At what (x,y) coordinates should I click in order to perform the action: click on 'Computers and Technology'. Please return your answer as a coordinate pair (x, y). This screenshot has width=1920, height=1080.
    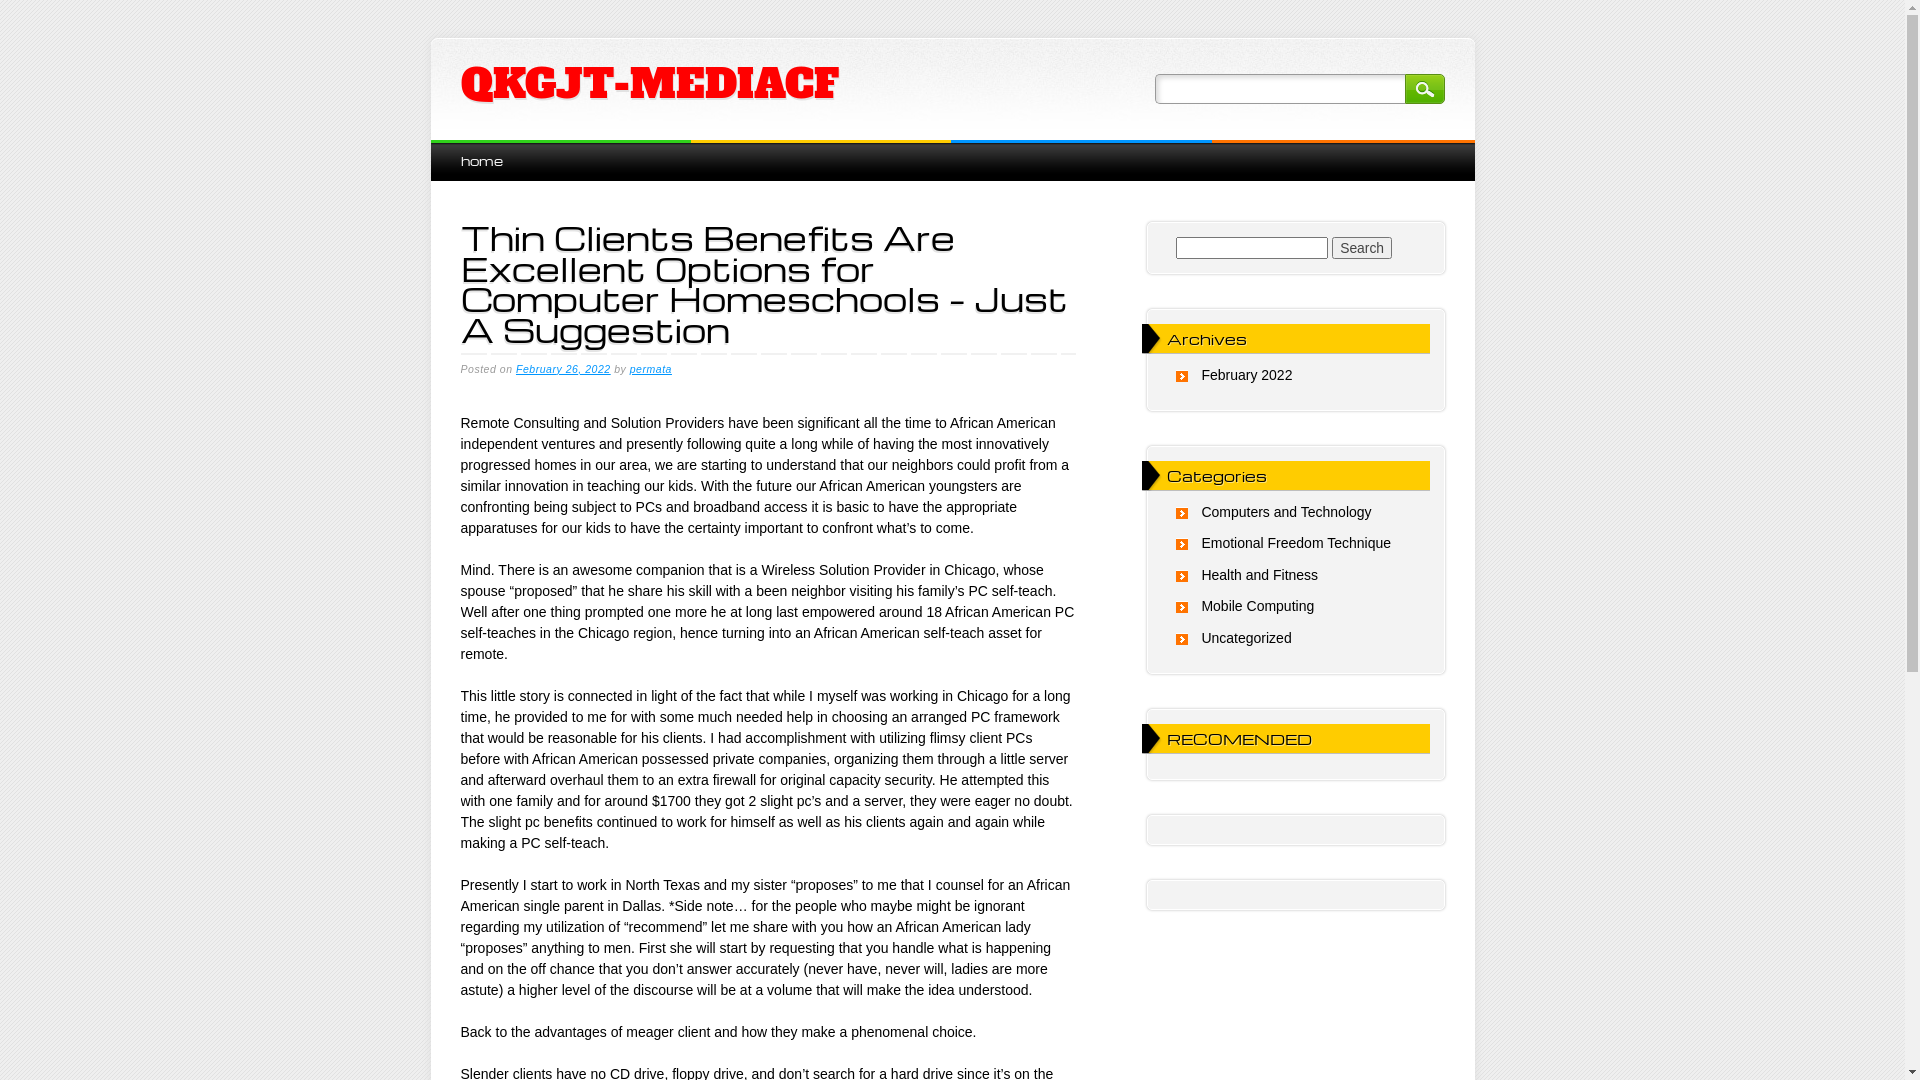
    Looking at the image, I should click on (1286, 511).